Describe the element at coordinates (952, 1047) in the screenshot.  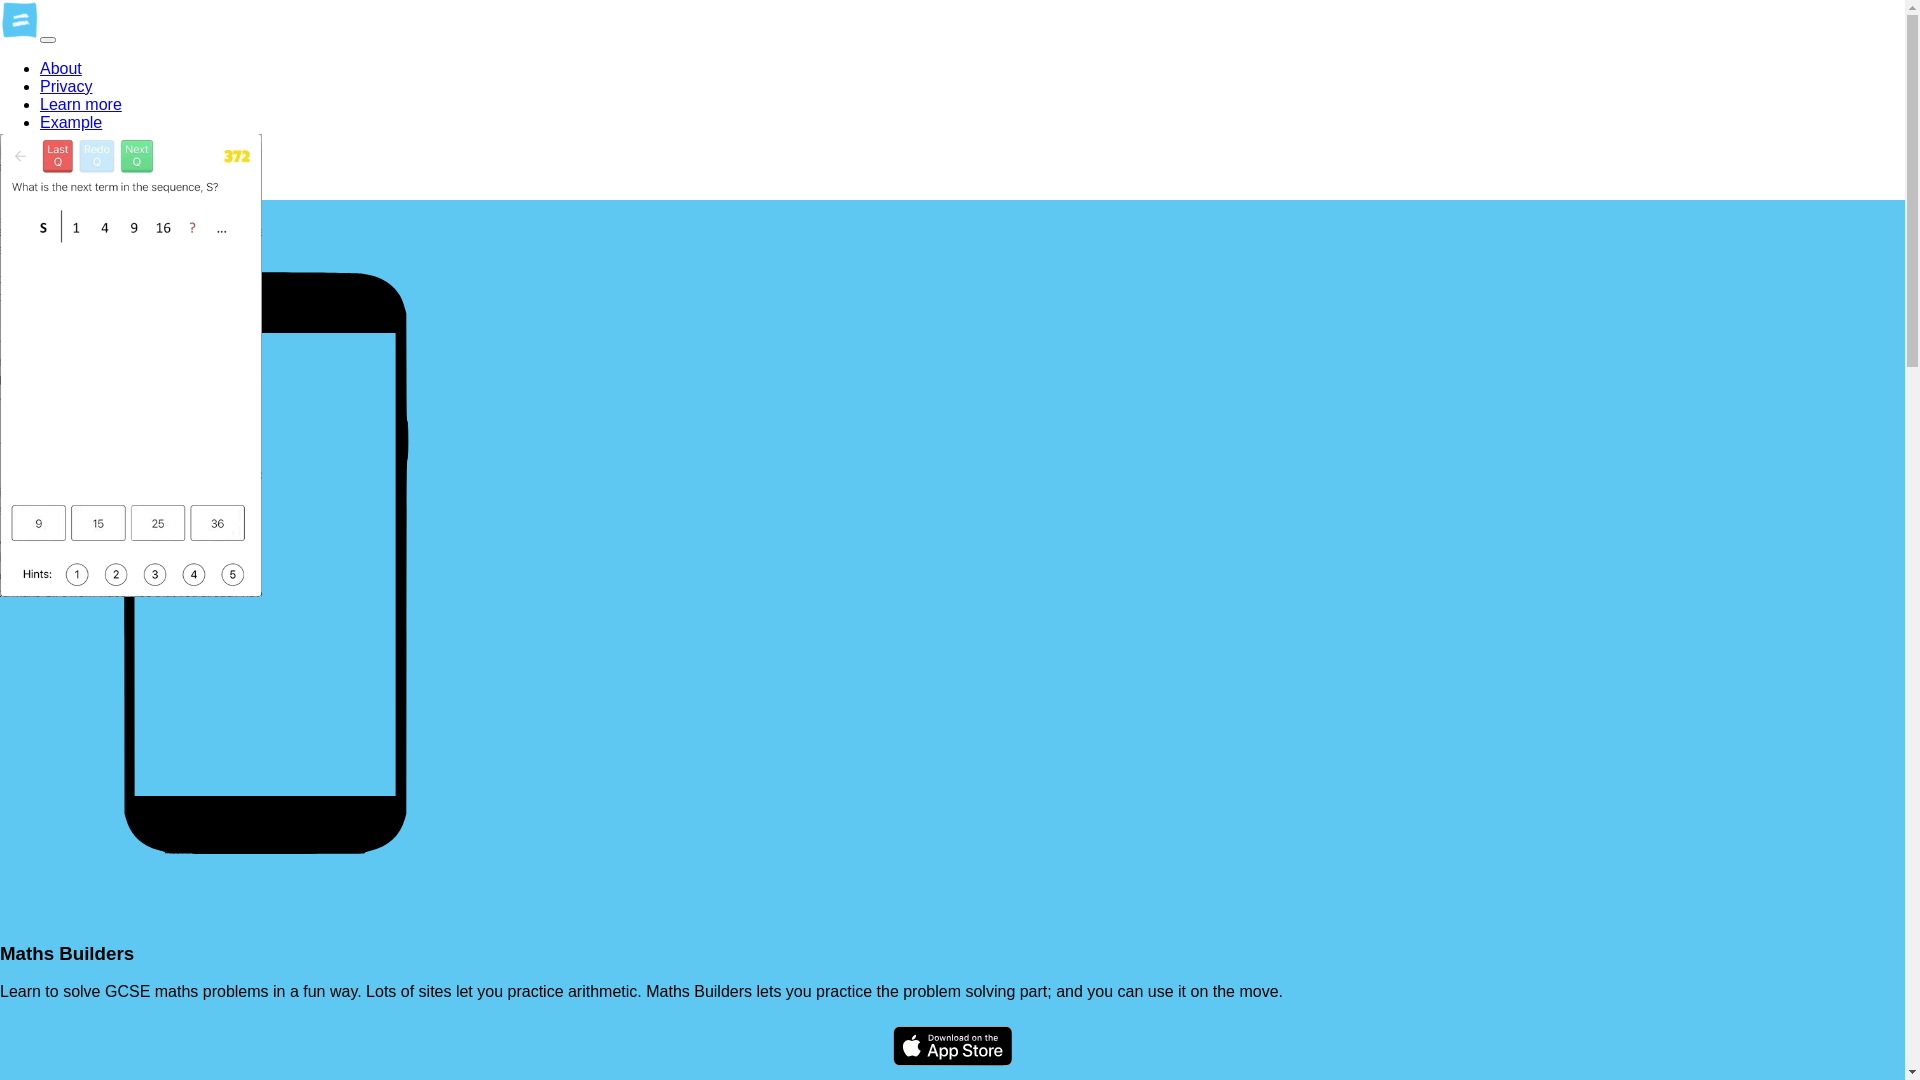
I see `'Download_on_the_App_Store_Badge_US-UK_RGB_blk_4SVG_092917'` at that location.